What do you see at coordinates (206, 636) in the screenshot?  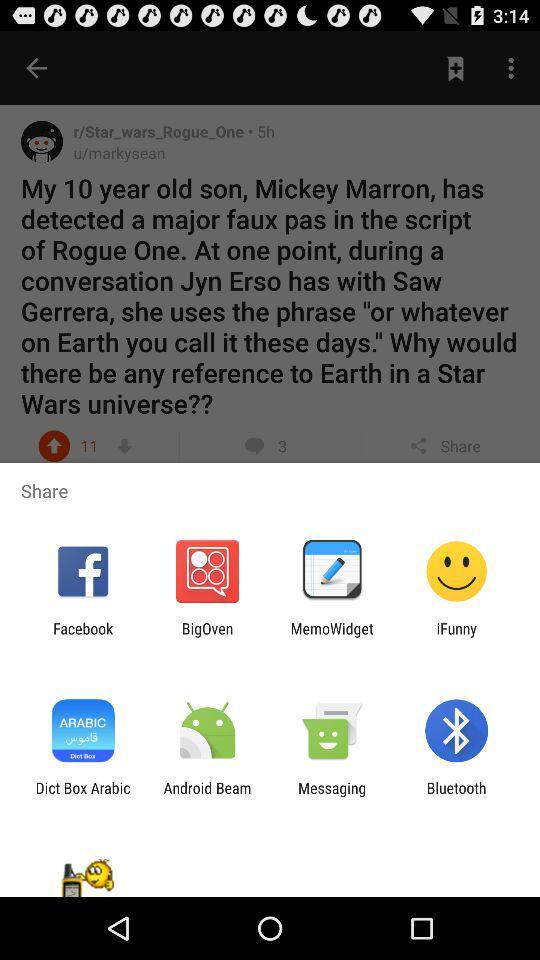 I see `the item to the left of memowidget app` at bounding box center [206, 636].